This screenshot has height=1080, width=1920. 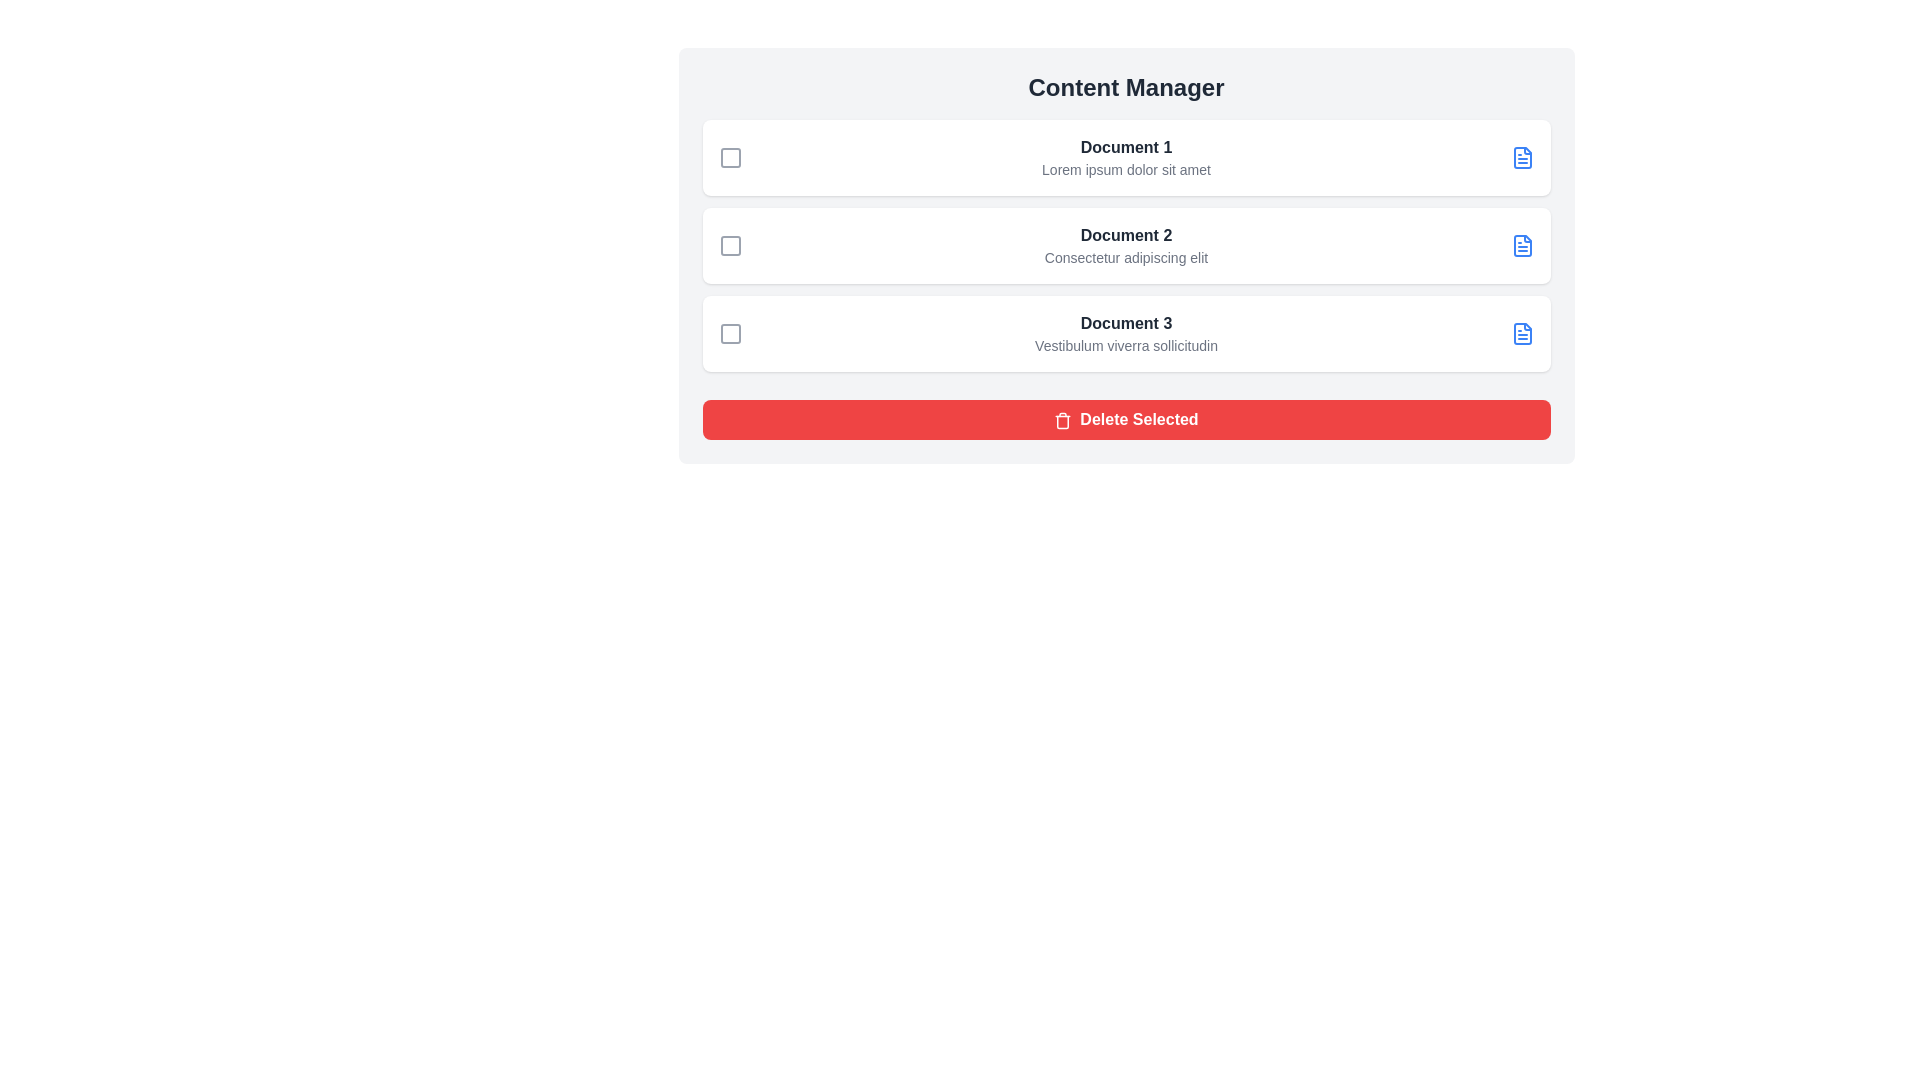 I want to click on the document icon for Document 2, so click(x=1521, y=245).